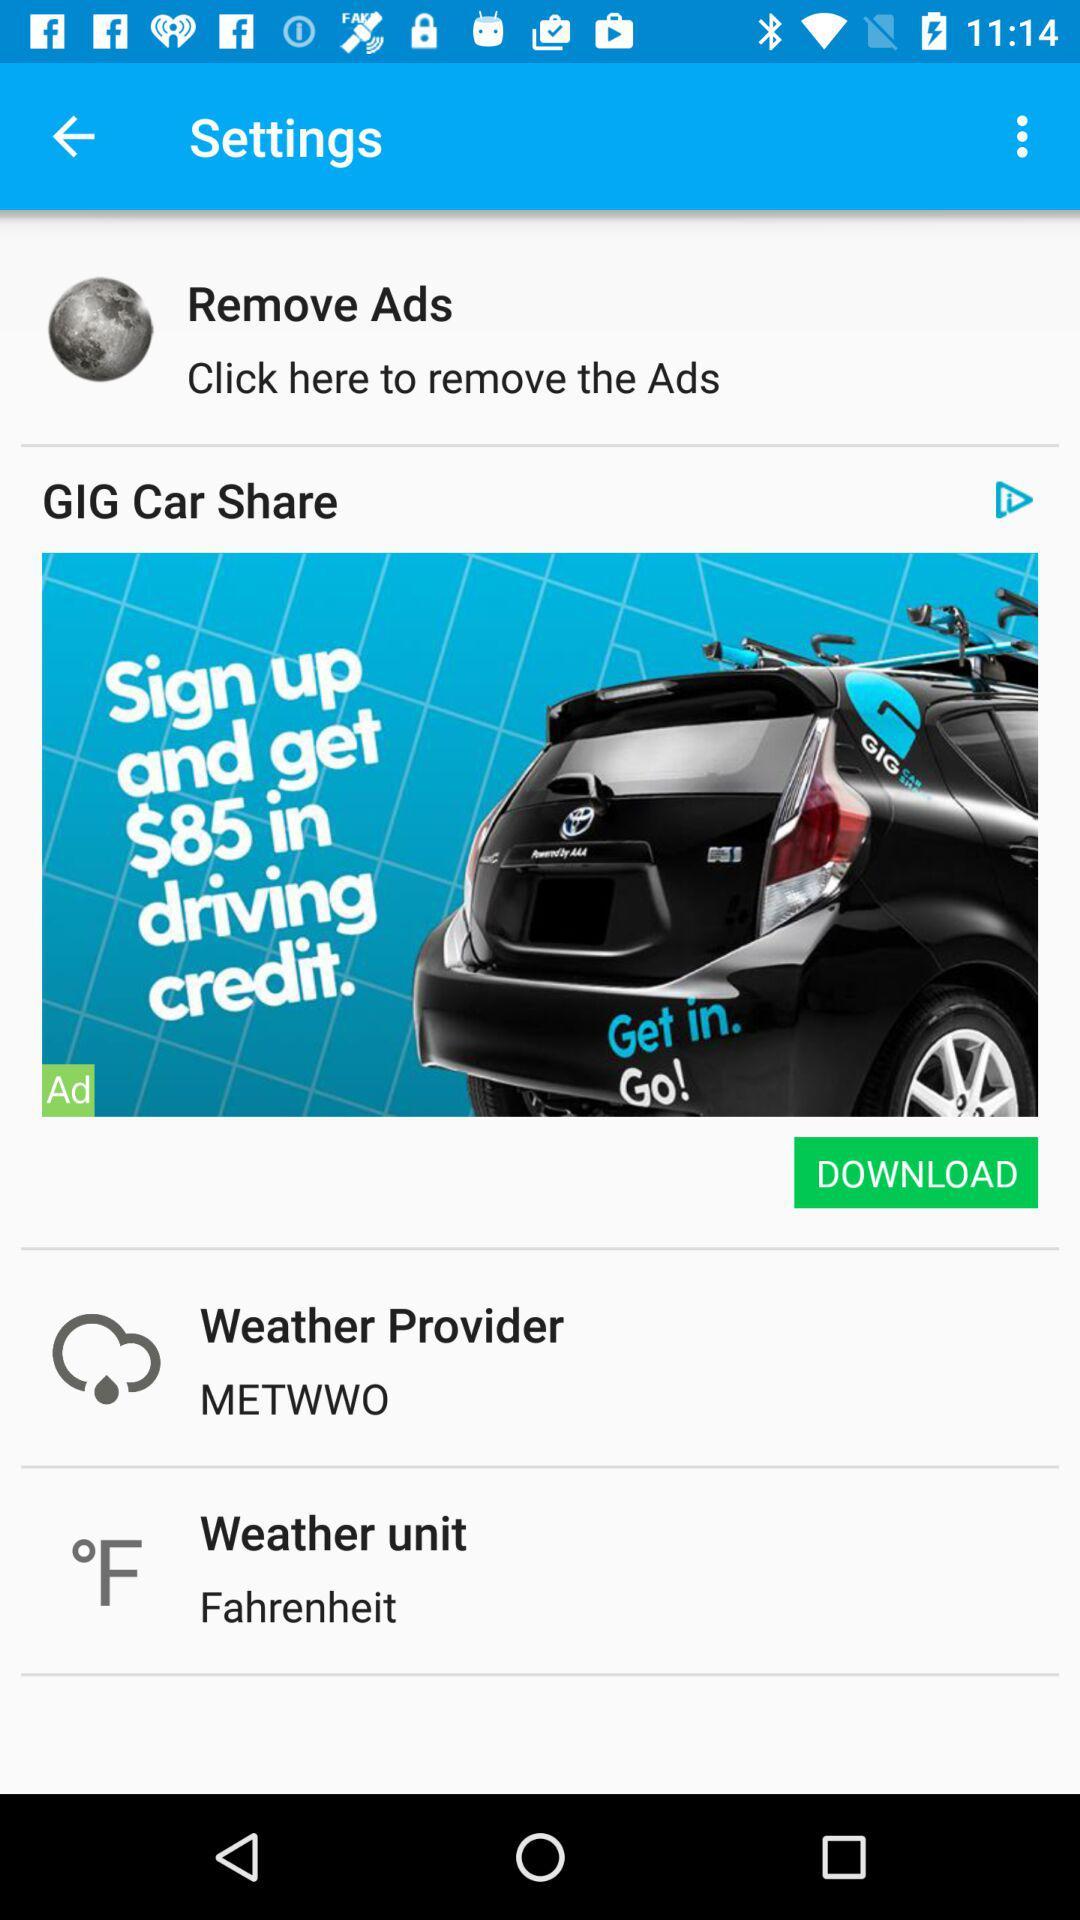 The image size is (1080, 1920). Describe the element at coordinates (72, 135) in the screenshot. I see `icon to the left of settings` at that location.